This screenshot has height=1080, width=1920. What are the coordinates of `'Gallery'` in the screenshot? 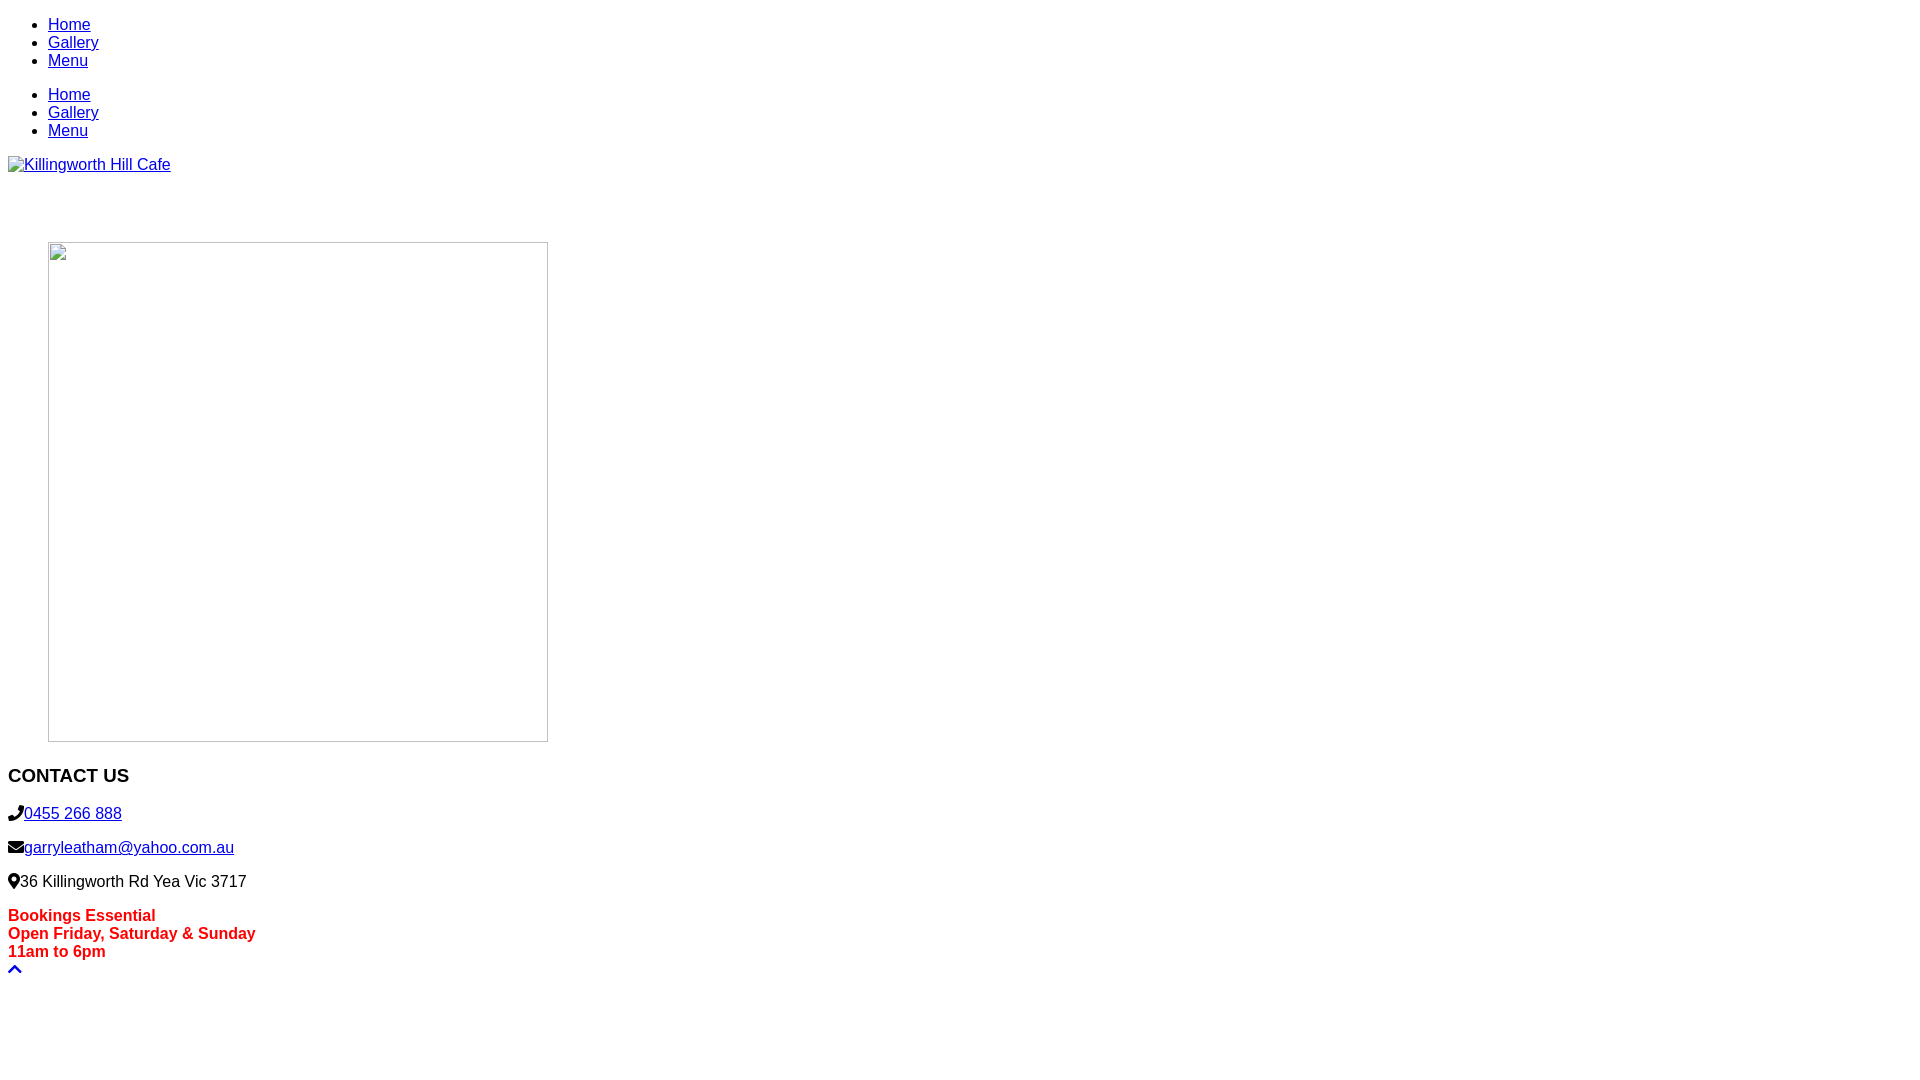 It's located at (73, 42).